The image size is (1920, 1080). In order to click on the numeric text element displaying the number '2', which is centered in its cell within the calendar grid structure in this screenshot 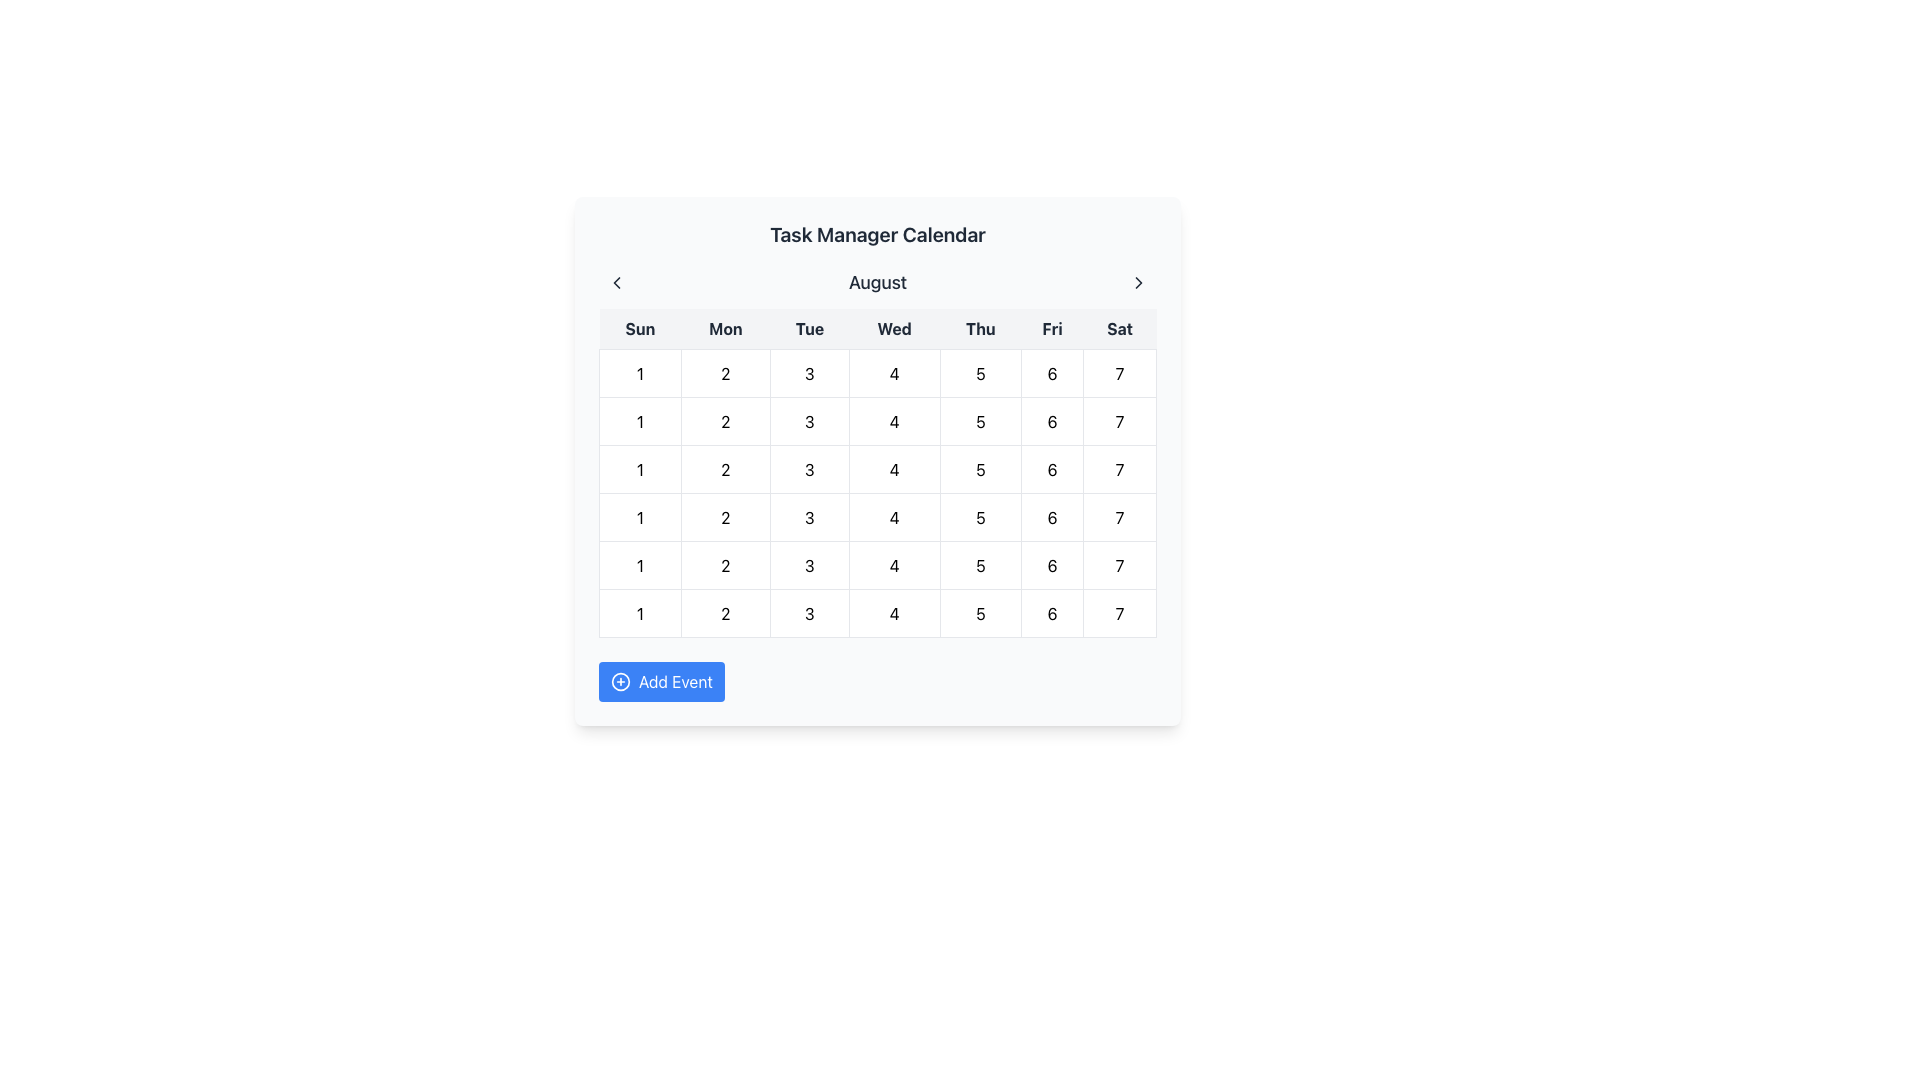, I will do `click(724, 612)`.